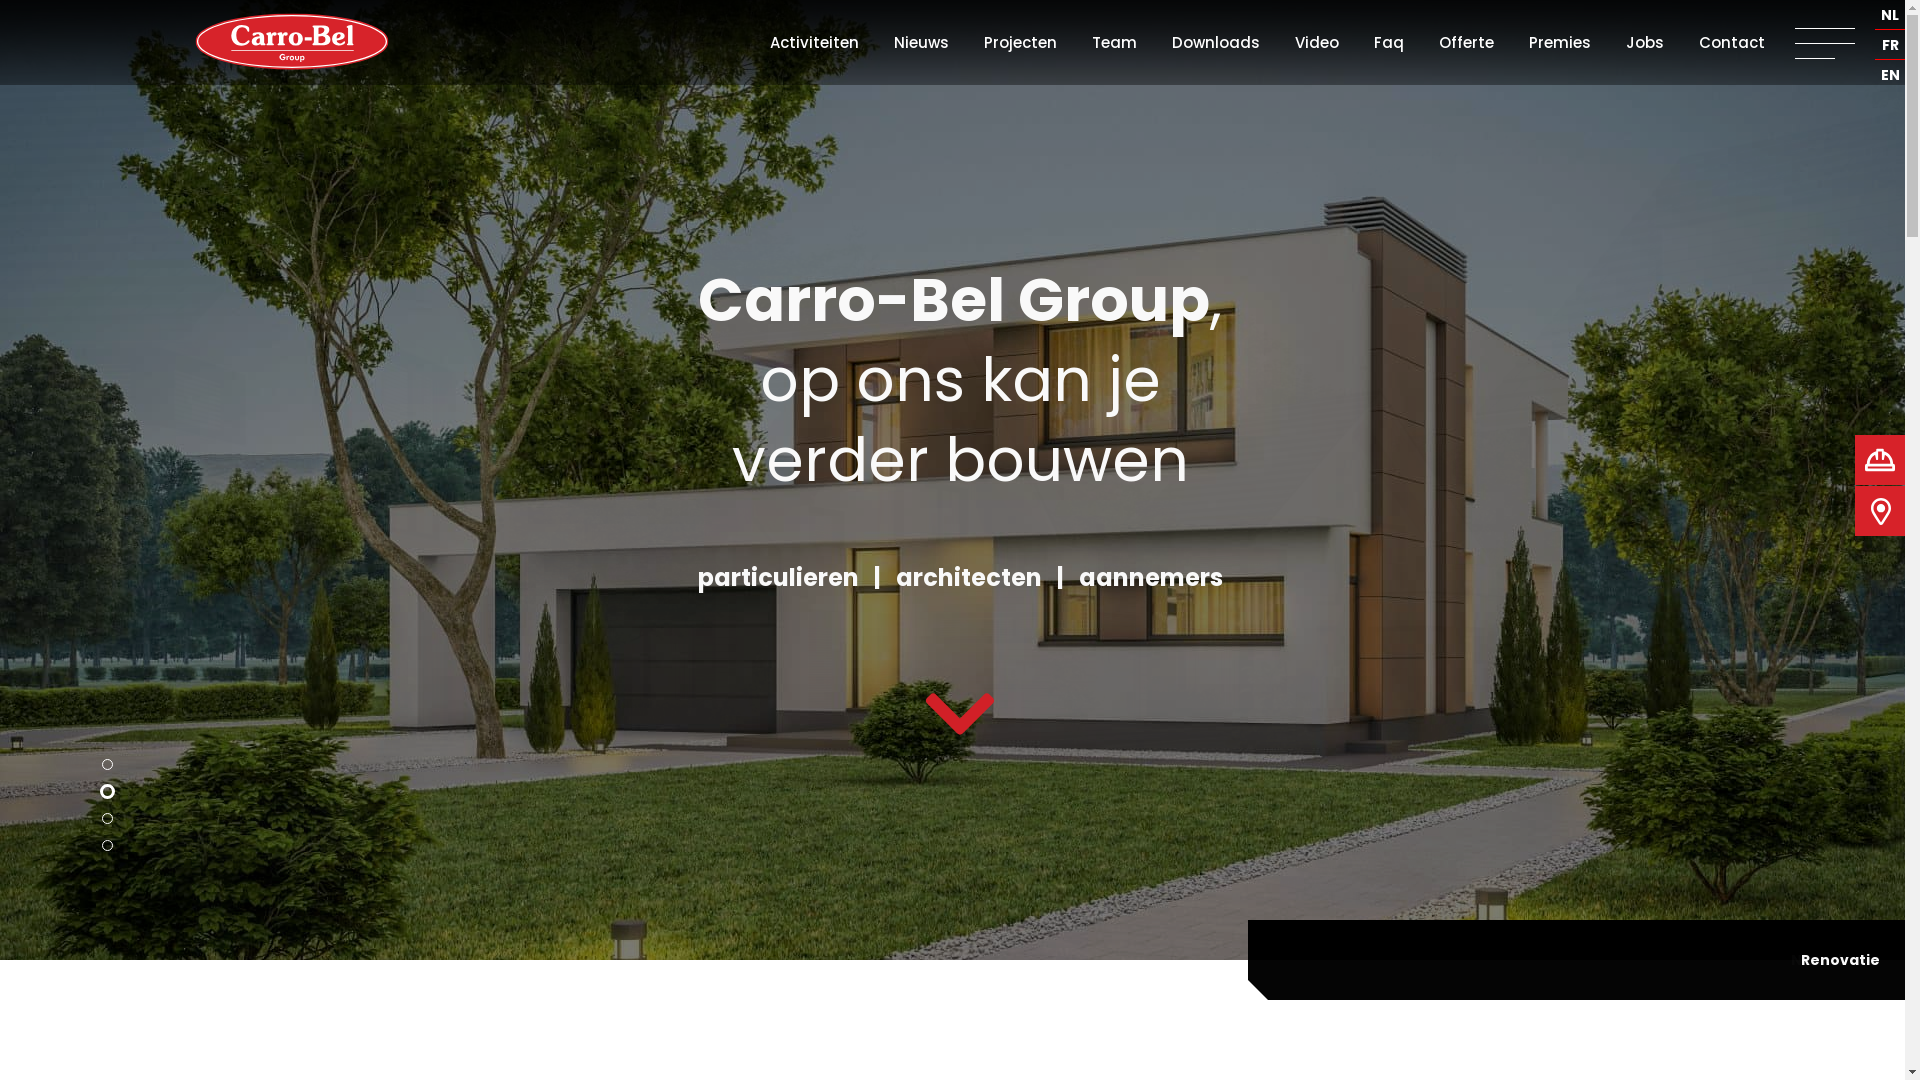 Image resolution: width=1920 pixels, height=1080 pixels. I want to click on 'FR', so click(1889, 45).